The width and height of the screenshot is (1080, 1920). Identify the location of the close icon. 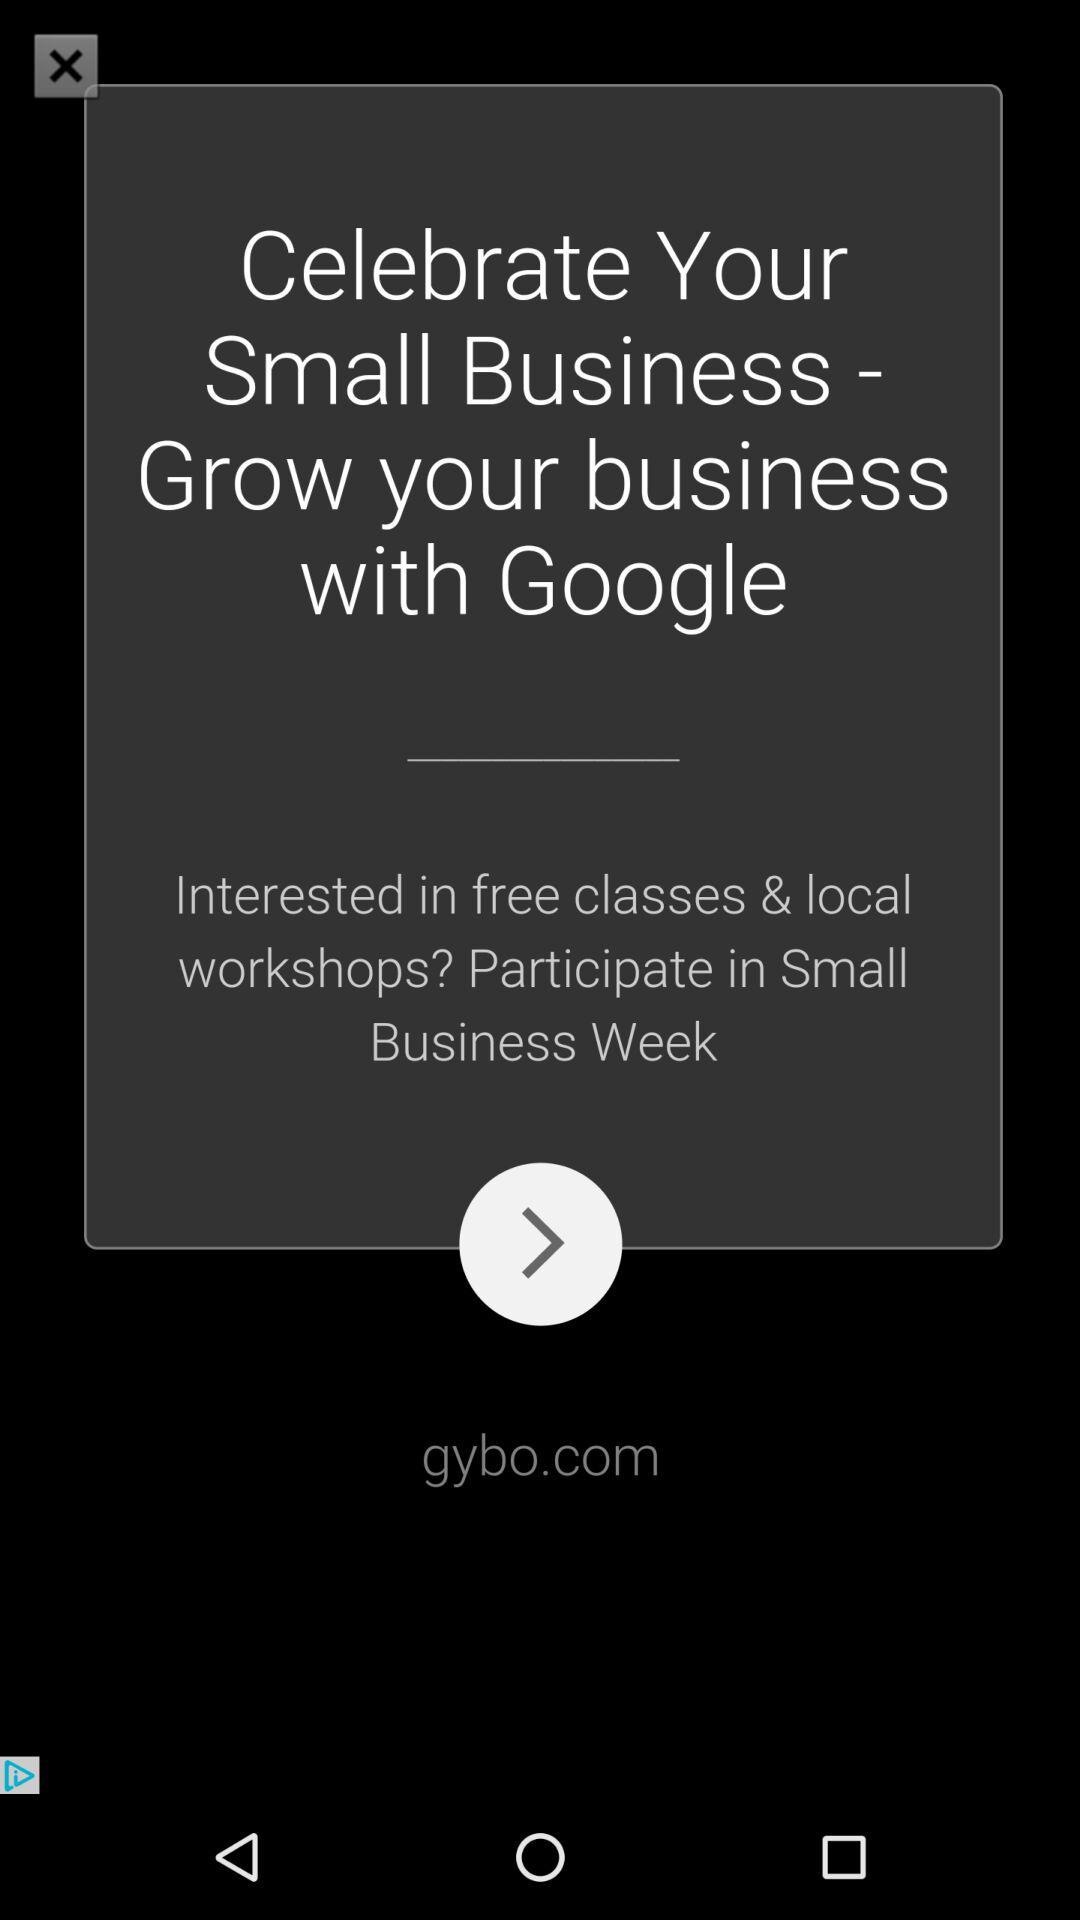
(64, 70).